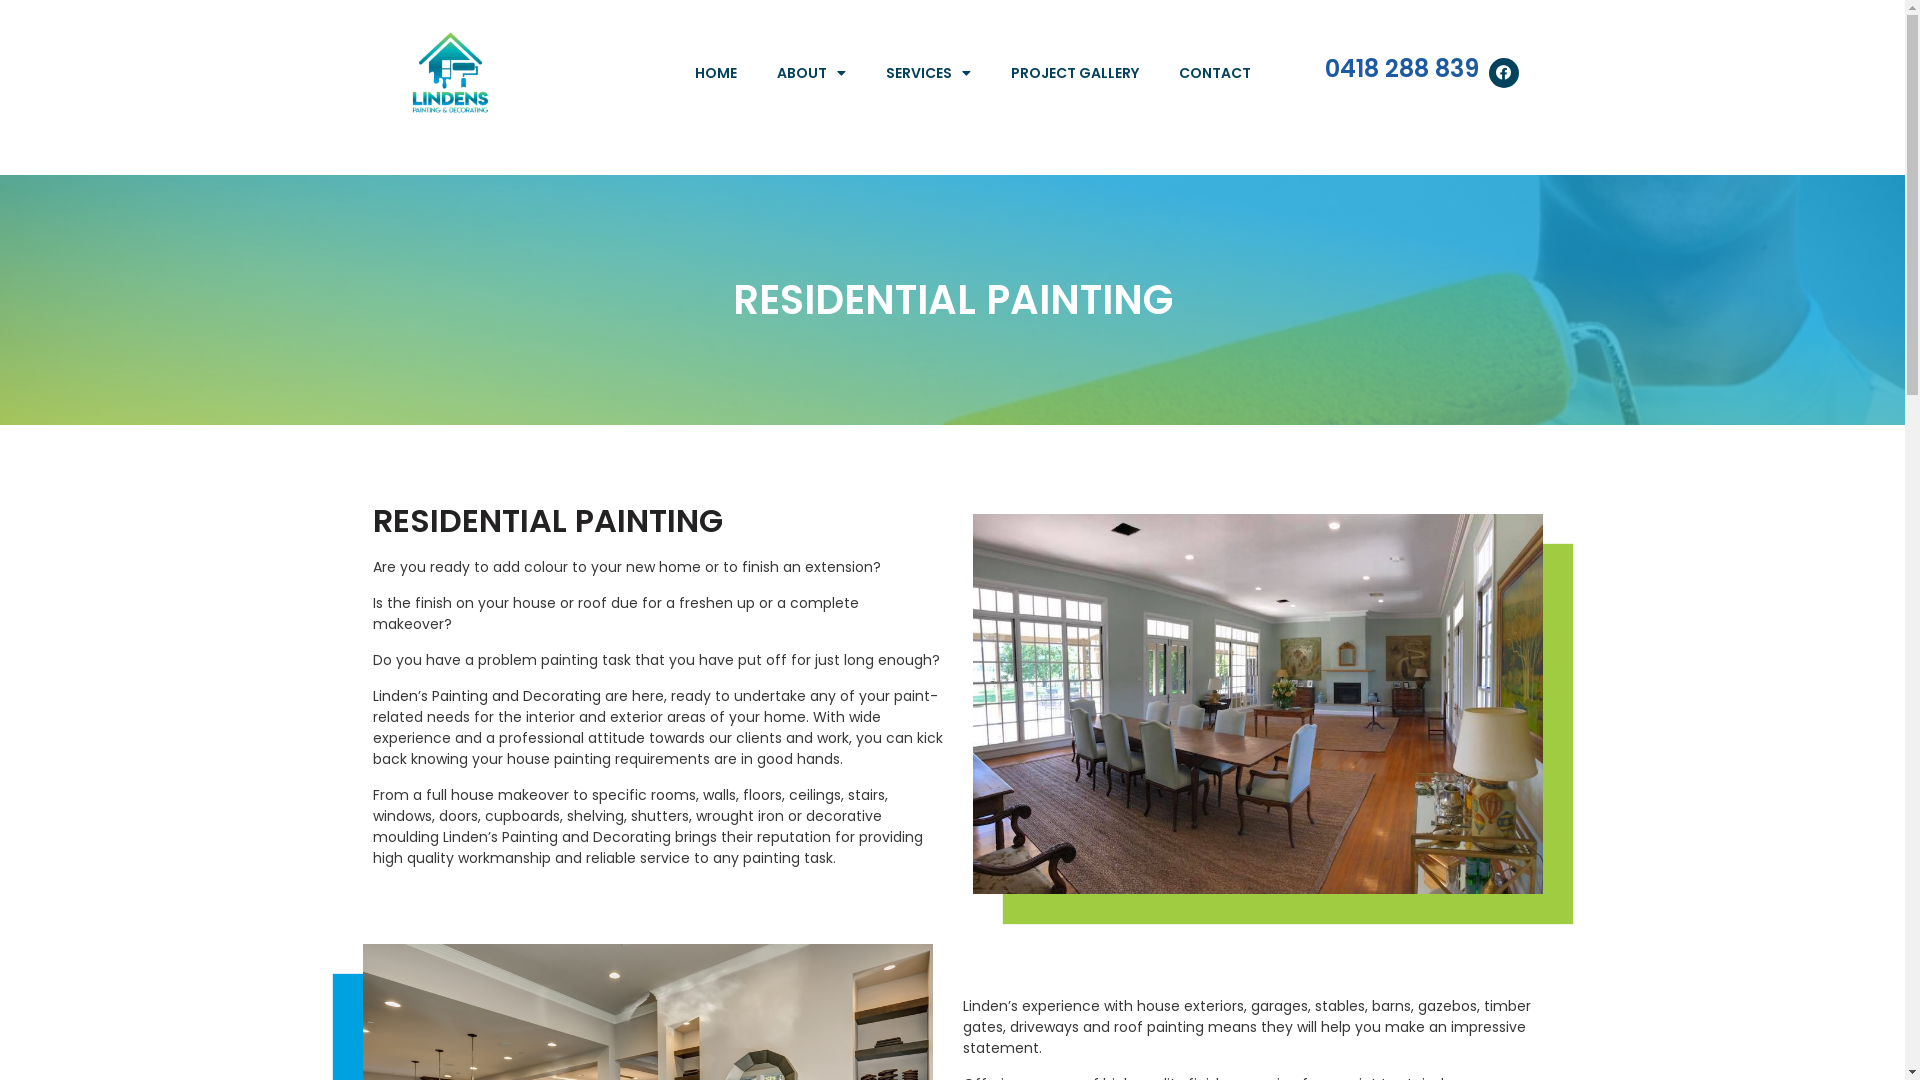  What do you see at coordinates (1324, 67) in the screenshot?
I see `'0418 288 839'` at bounding box center [1324, 67].